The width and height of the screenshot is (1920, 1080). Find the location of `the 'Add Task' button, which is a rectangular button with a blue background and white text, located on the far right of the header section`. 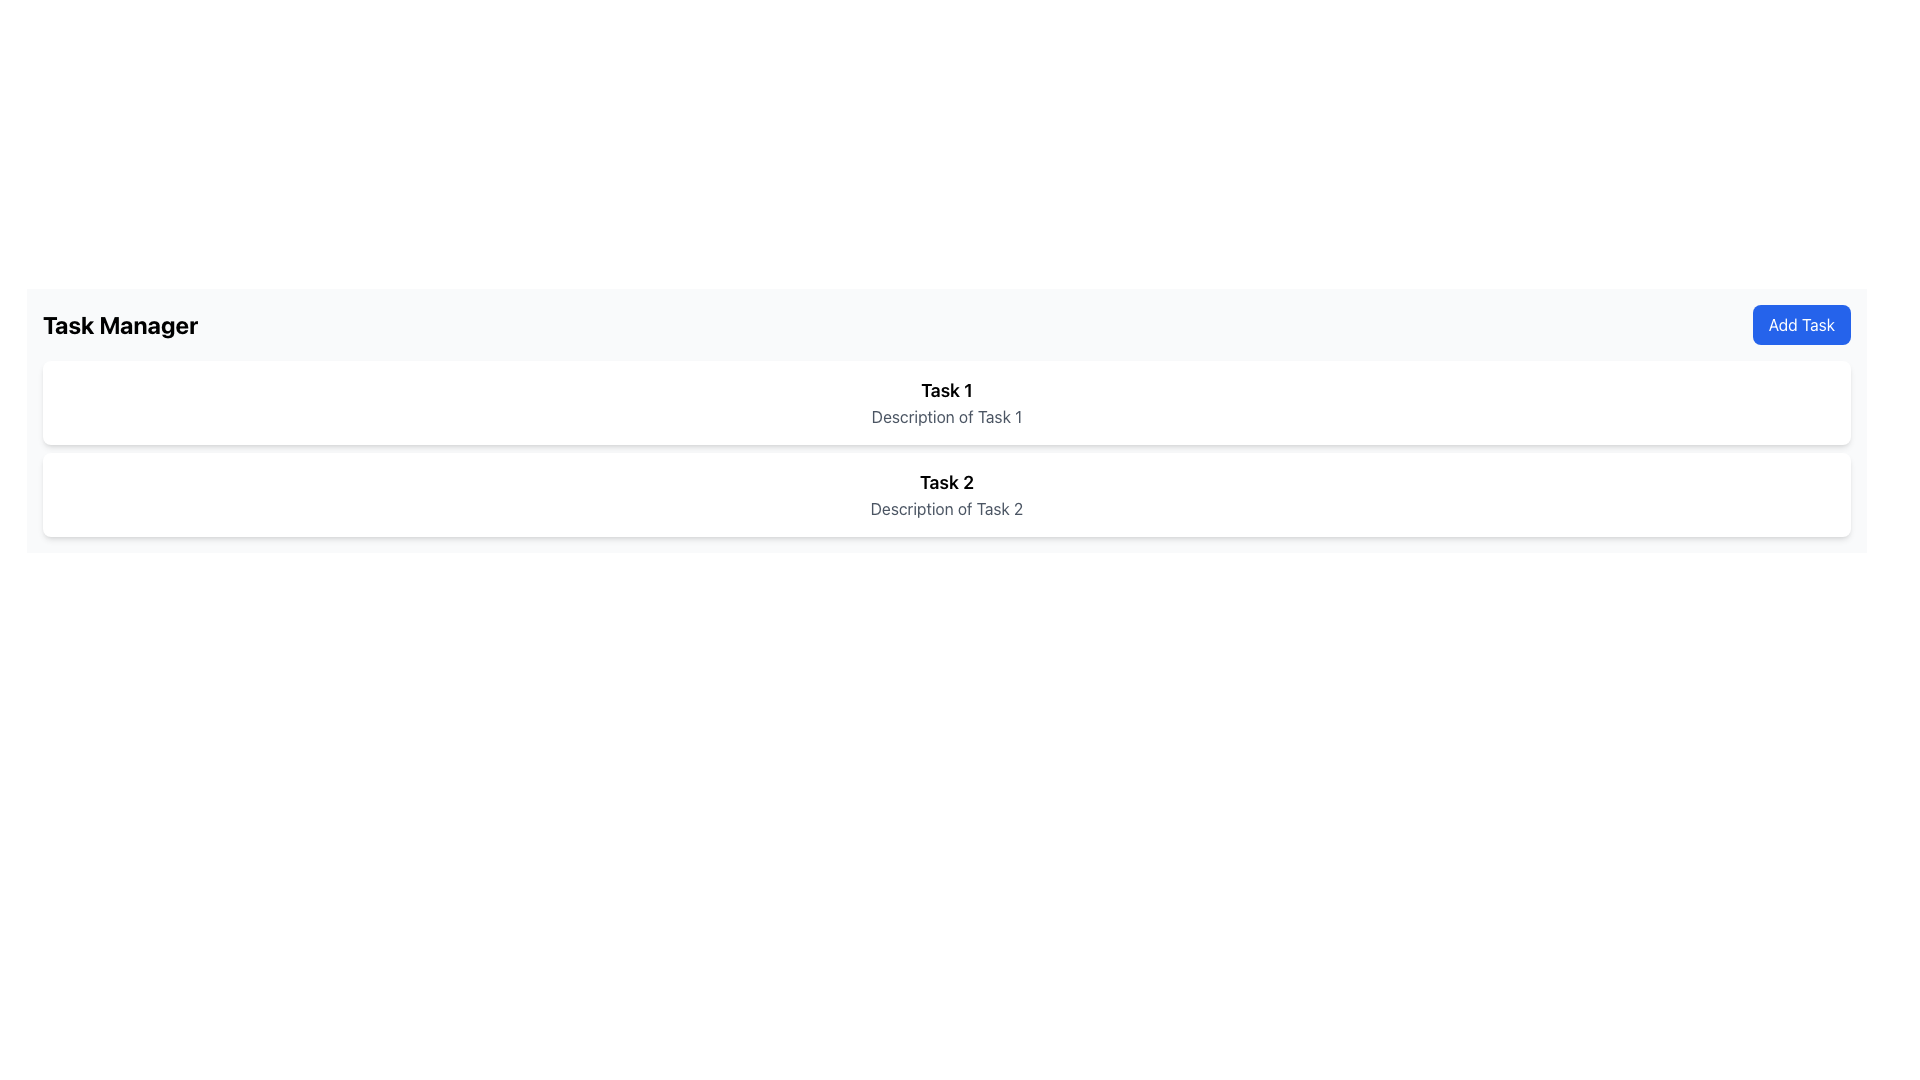

the 'Add Task' button, which is a rectangular button with a blue background and white text, located on the far right of the header section is located at coordinates (1801, 323).